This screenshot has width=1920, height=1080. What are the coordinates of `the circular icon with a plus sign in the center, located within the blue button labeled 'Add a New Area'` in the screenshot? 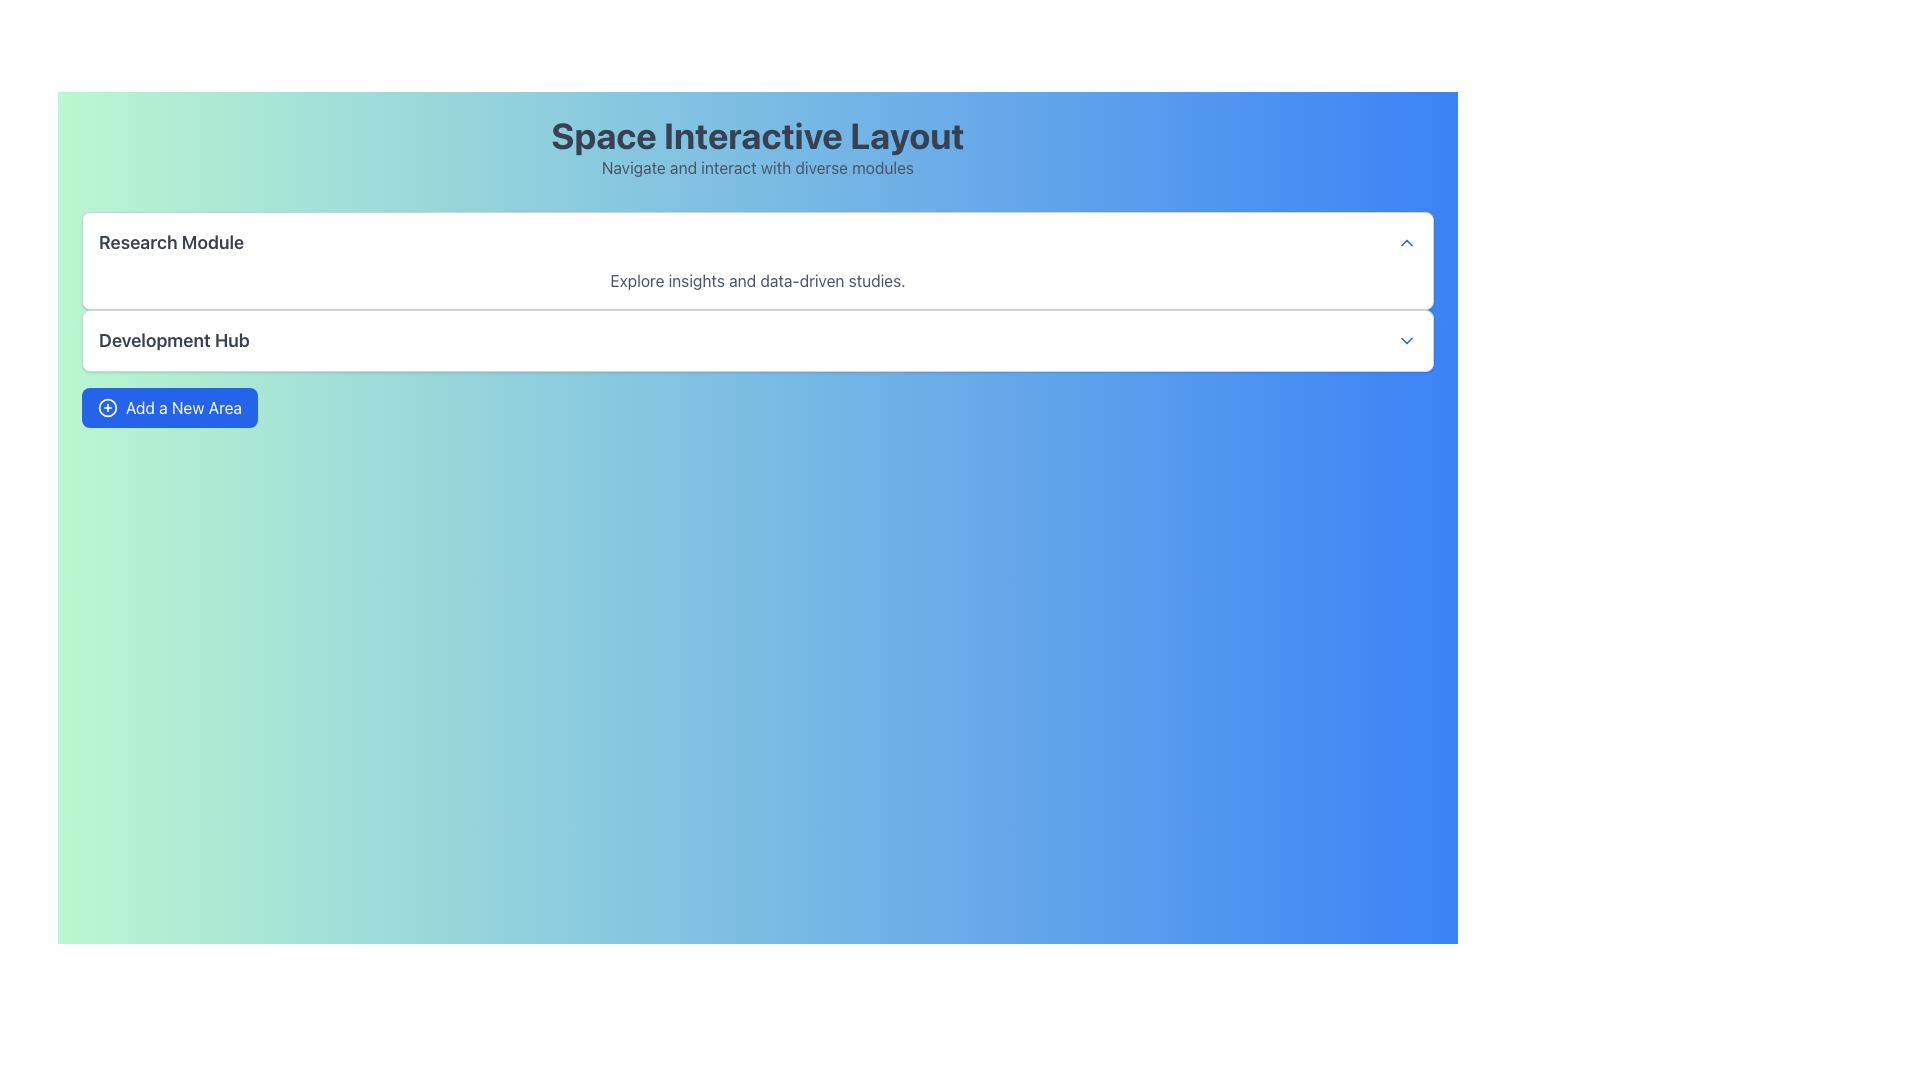 It's located at (107, 407).